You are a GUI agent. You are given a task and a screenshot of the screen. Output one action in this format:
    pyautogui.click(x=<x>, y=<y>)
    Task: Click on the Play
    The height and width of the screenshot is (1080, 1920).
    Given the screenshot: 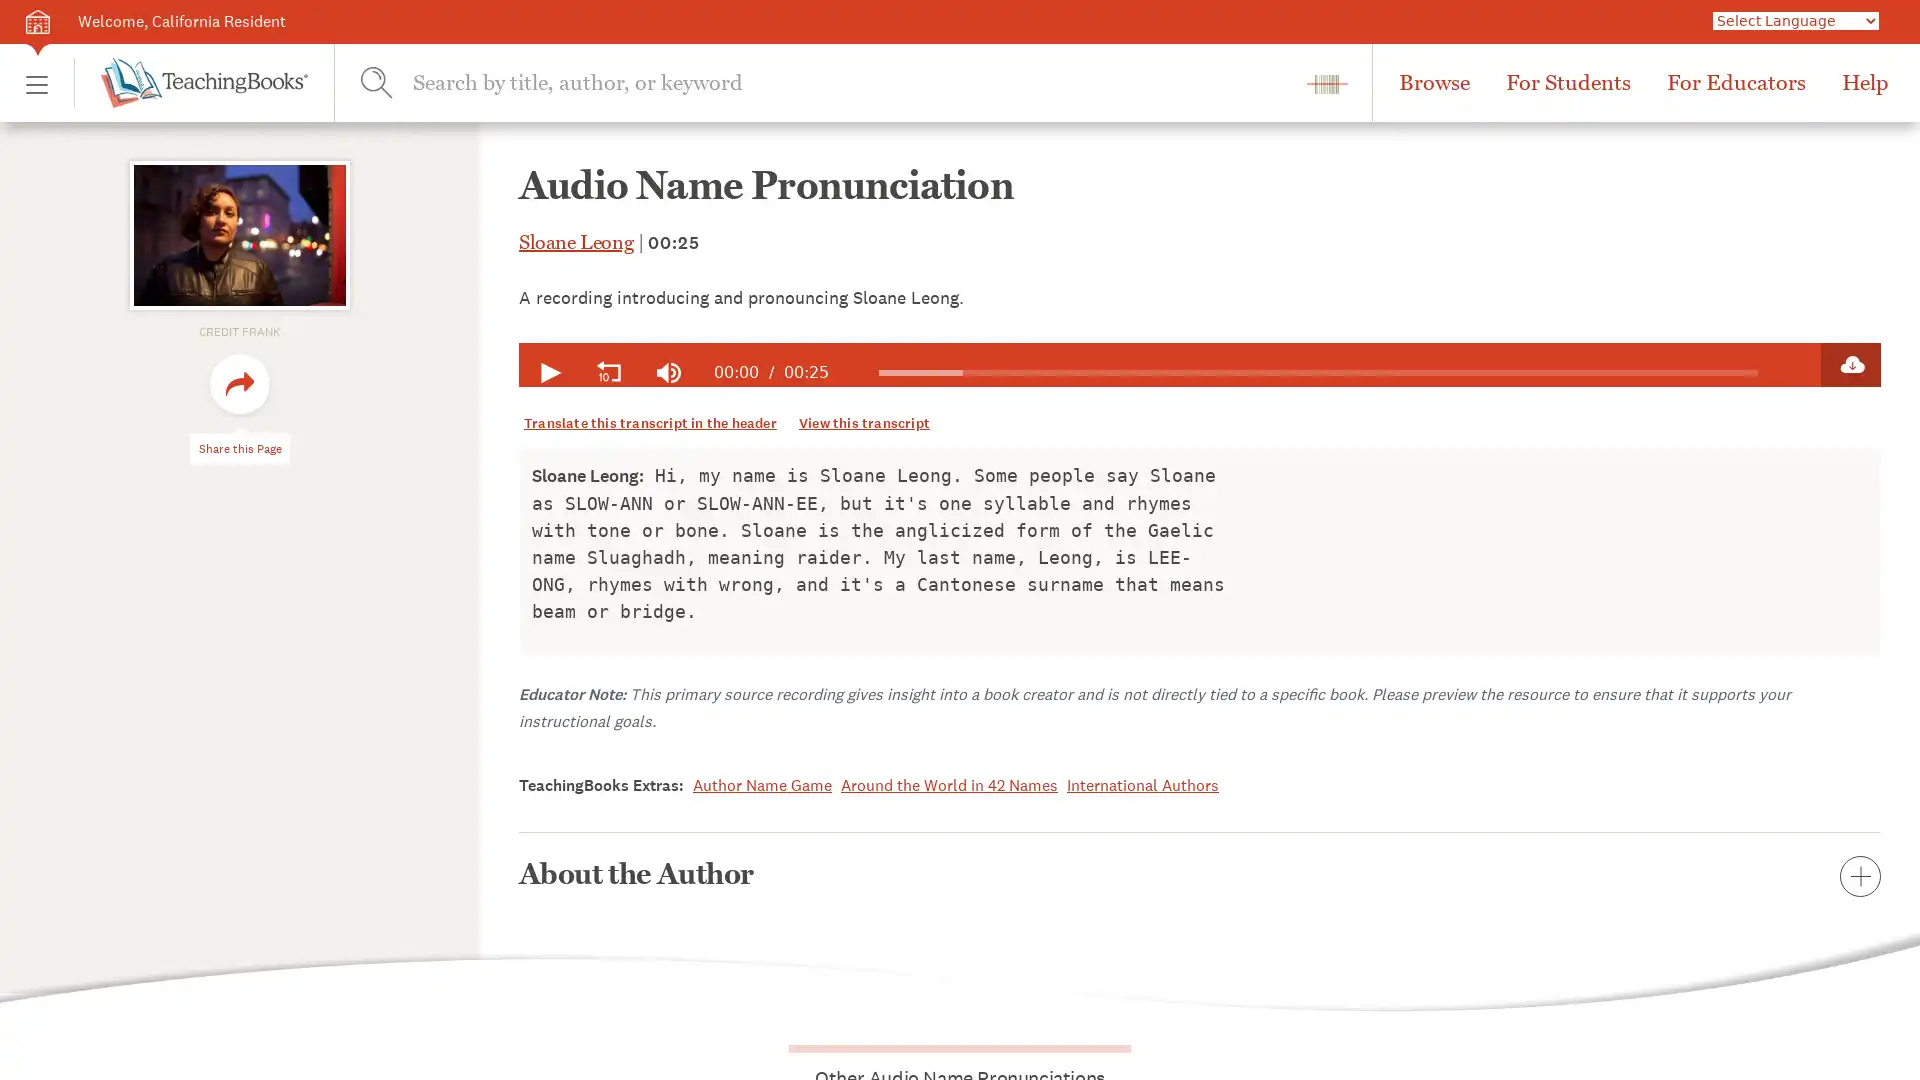 What is the action you would take?
    pyautogui.click(x=548, y=373)
    